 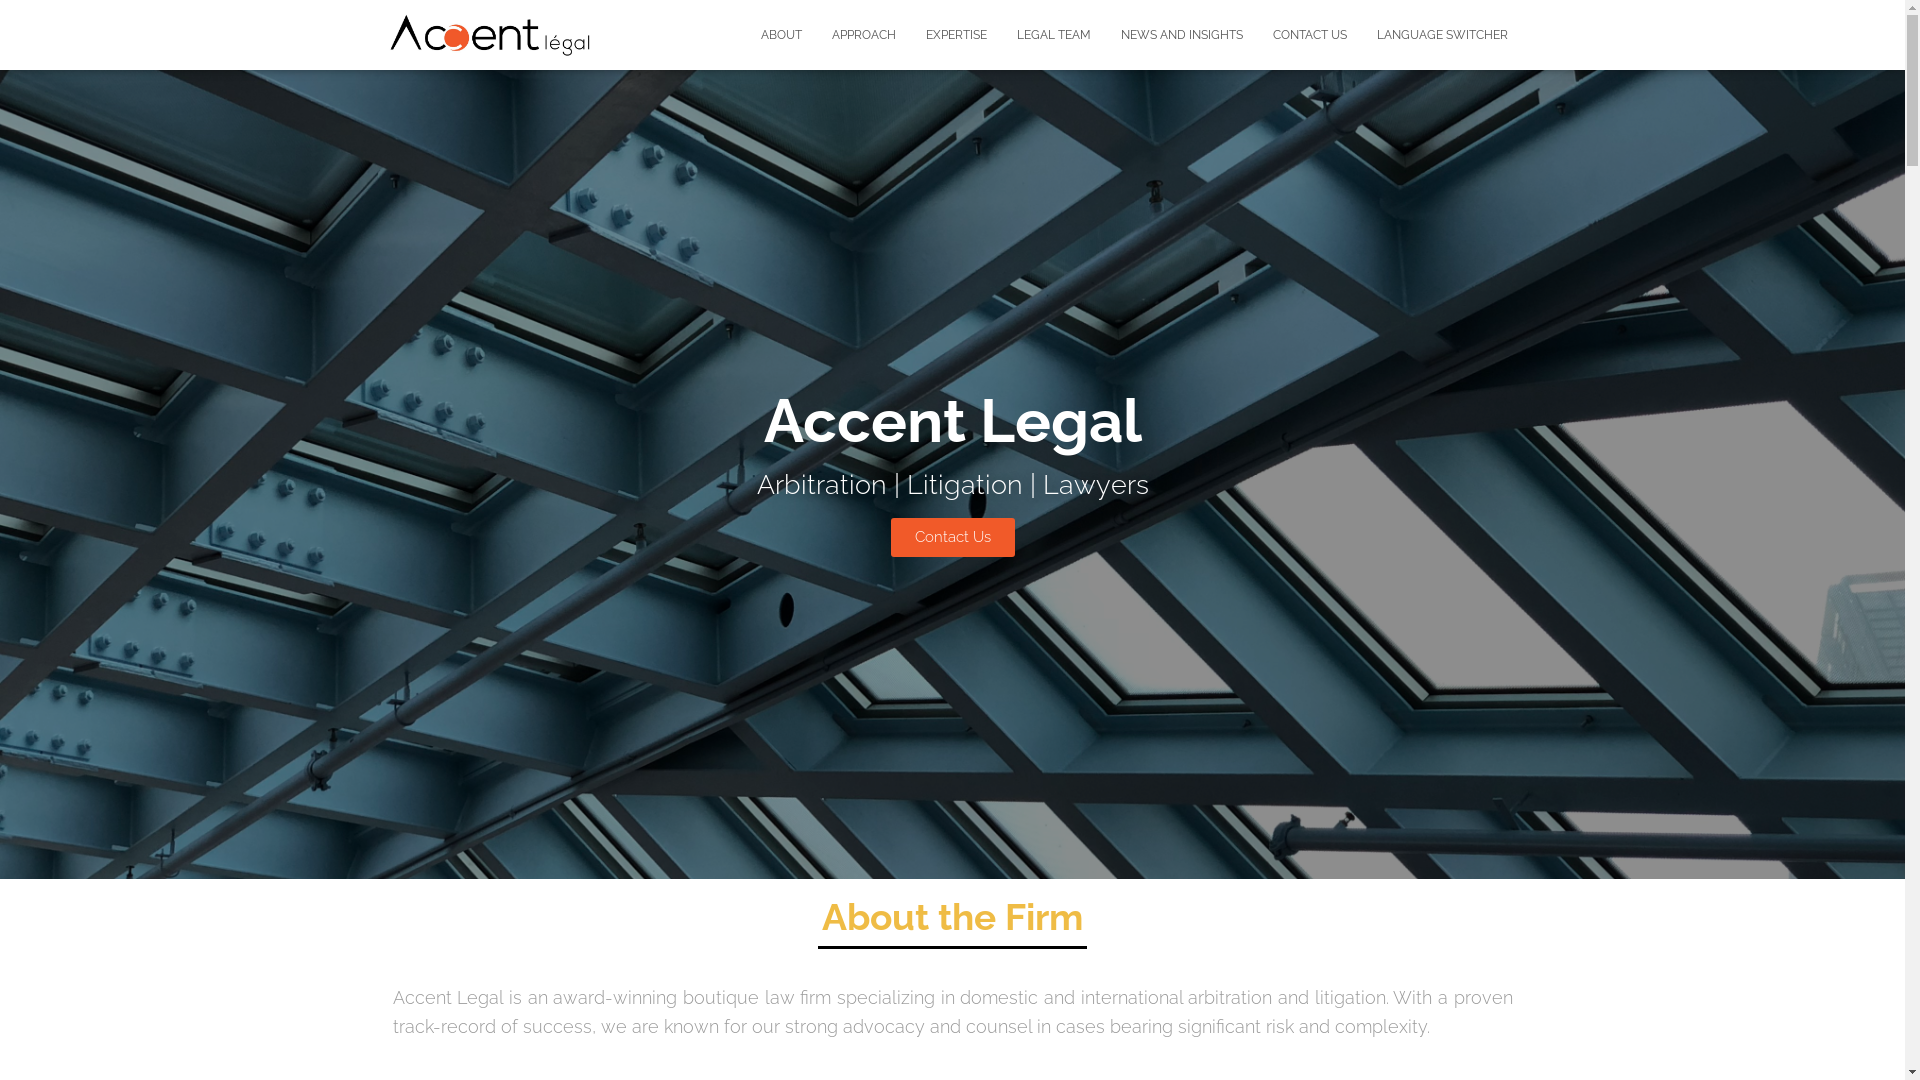 What do you see at coordinates (489, 34) in the screenshot?
I see `'Accent Legal'` at bounding box center [489, 34].